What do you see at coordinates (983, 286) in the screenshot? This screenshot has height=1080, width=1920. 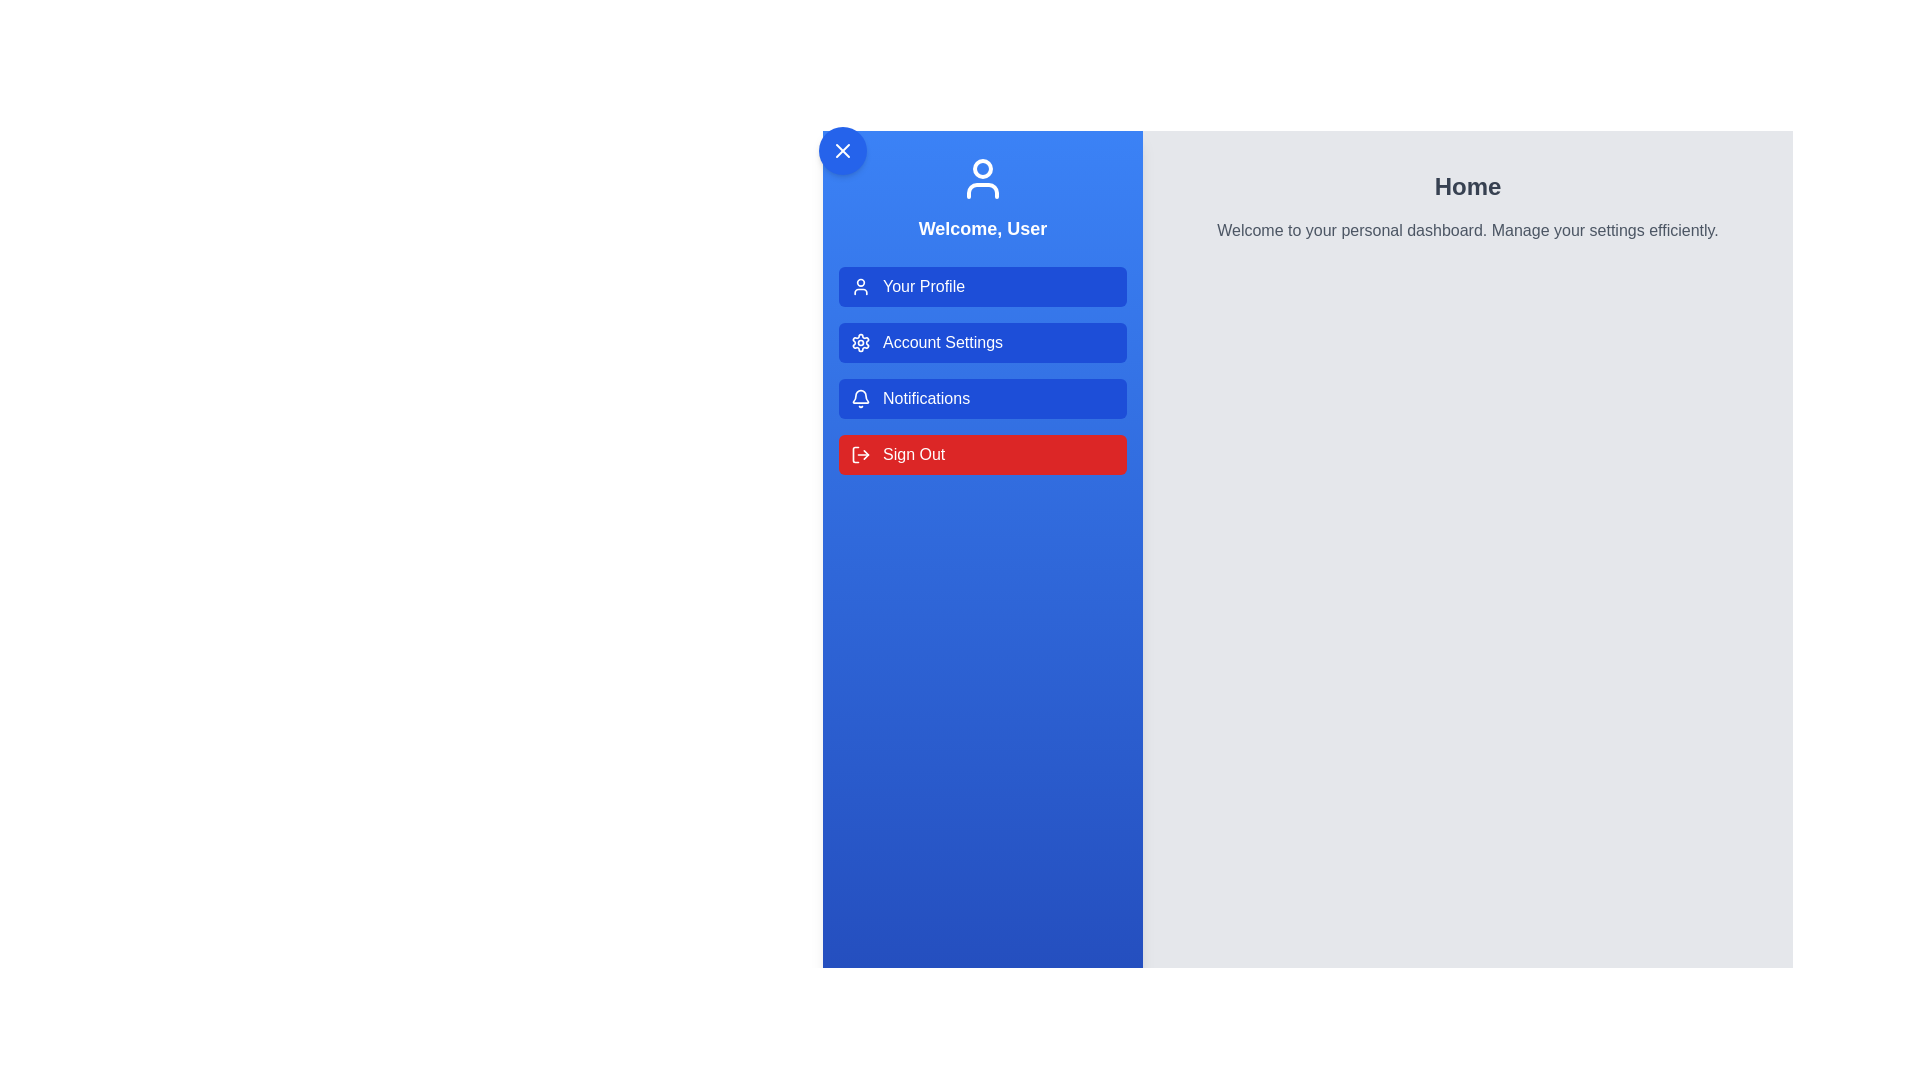 I see `the menu option Your Profile from the UserProfileDrawer` at bounding box center [983, 286].